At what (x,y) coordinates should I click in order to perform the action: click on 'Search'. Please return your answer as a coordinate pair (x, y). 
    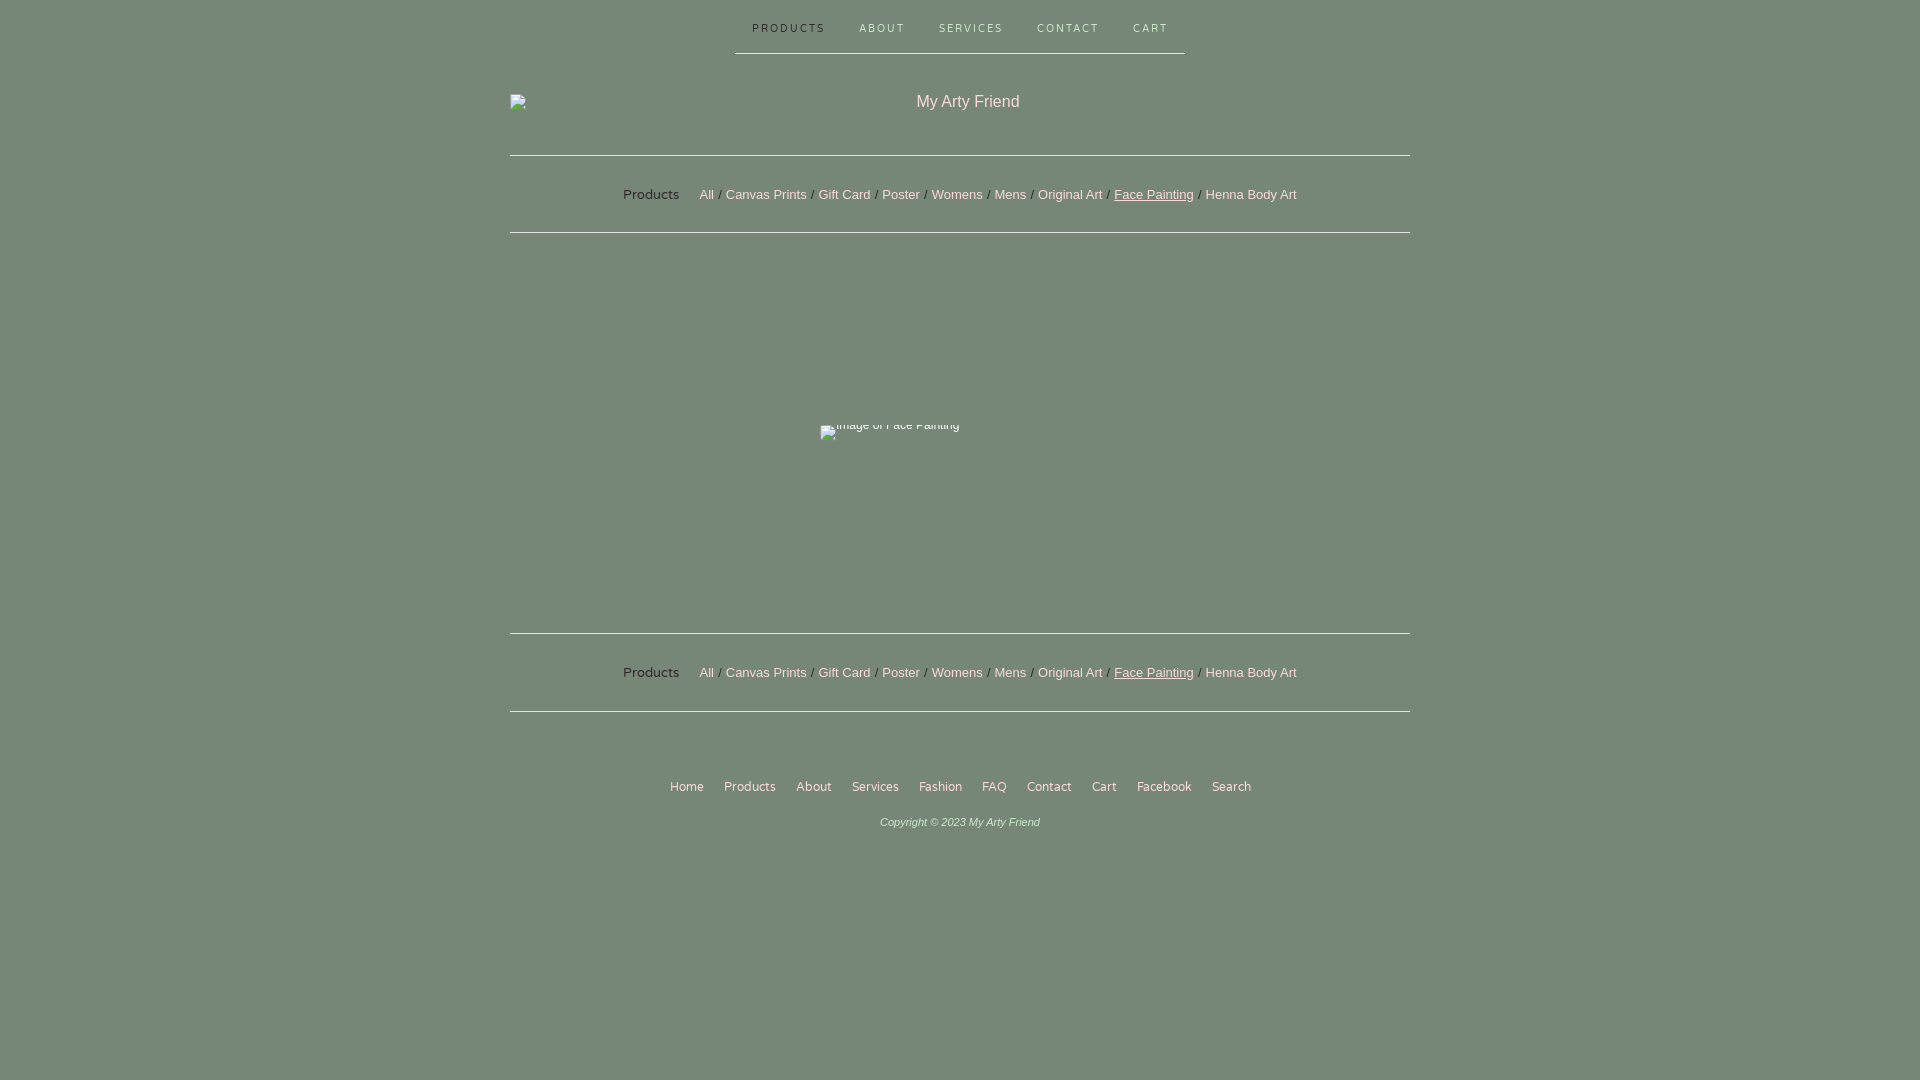
    Looking at the image, I should click on (1230, 786).